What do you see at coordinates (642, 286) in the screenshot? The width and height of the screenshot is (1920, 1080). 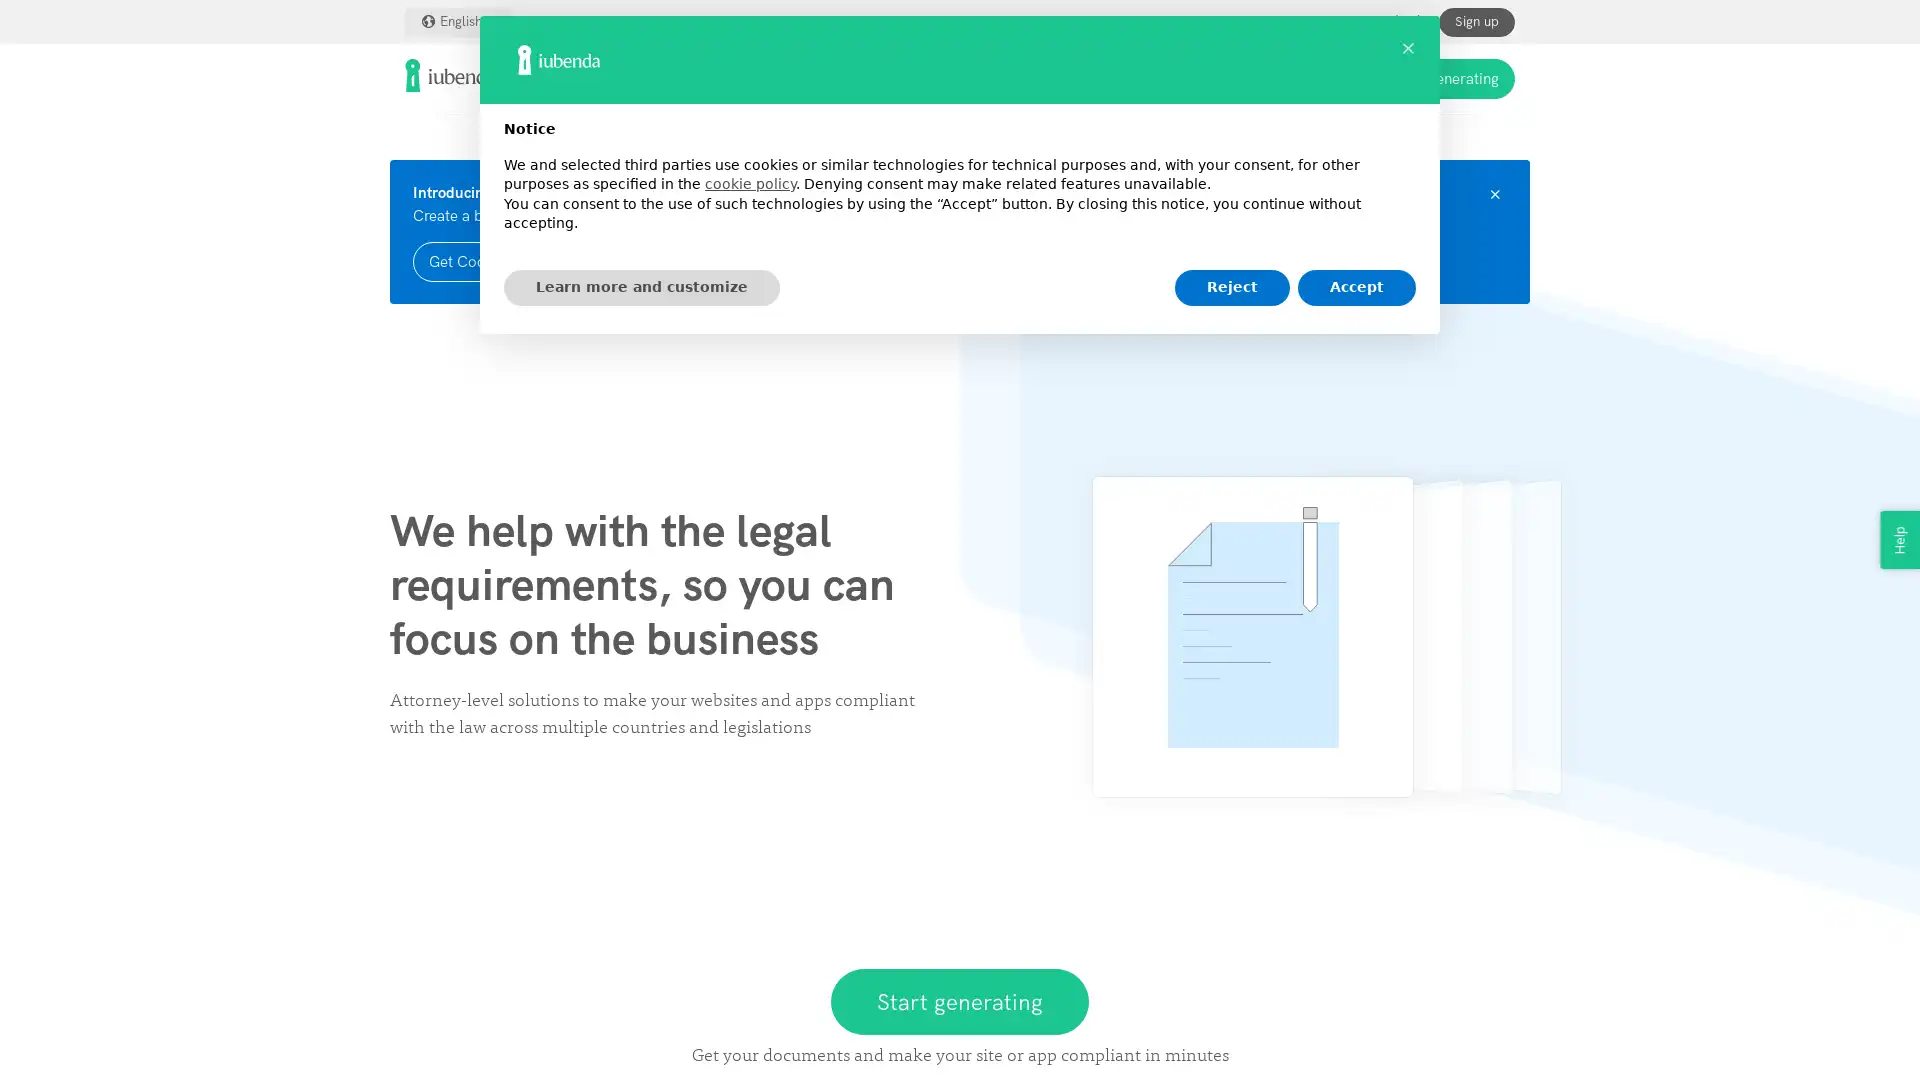 I see `Learn more and customize` at bounding box center [642, 286].